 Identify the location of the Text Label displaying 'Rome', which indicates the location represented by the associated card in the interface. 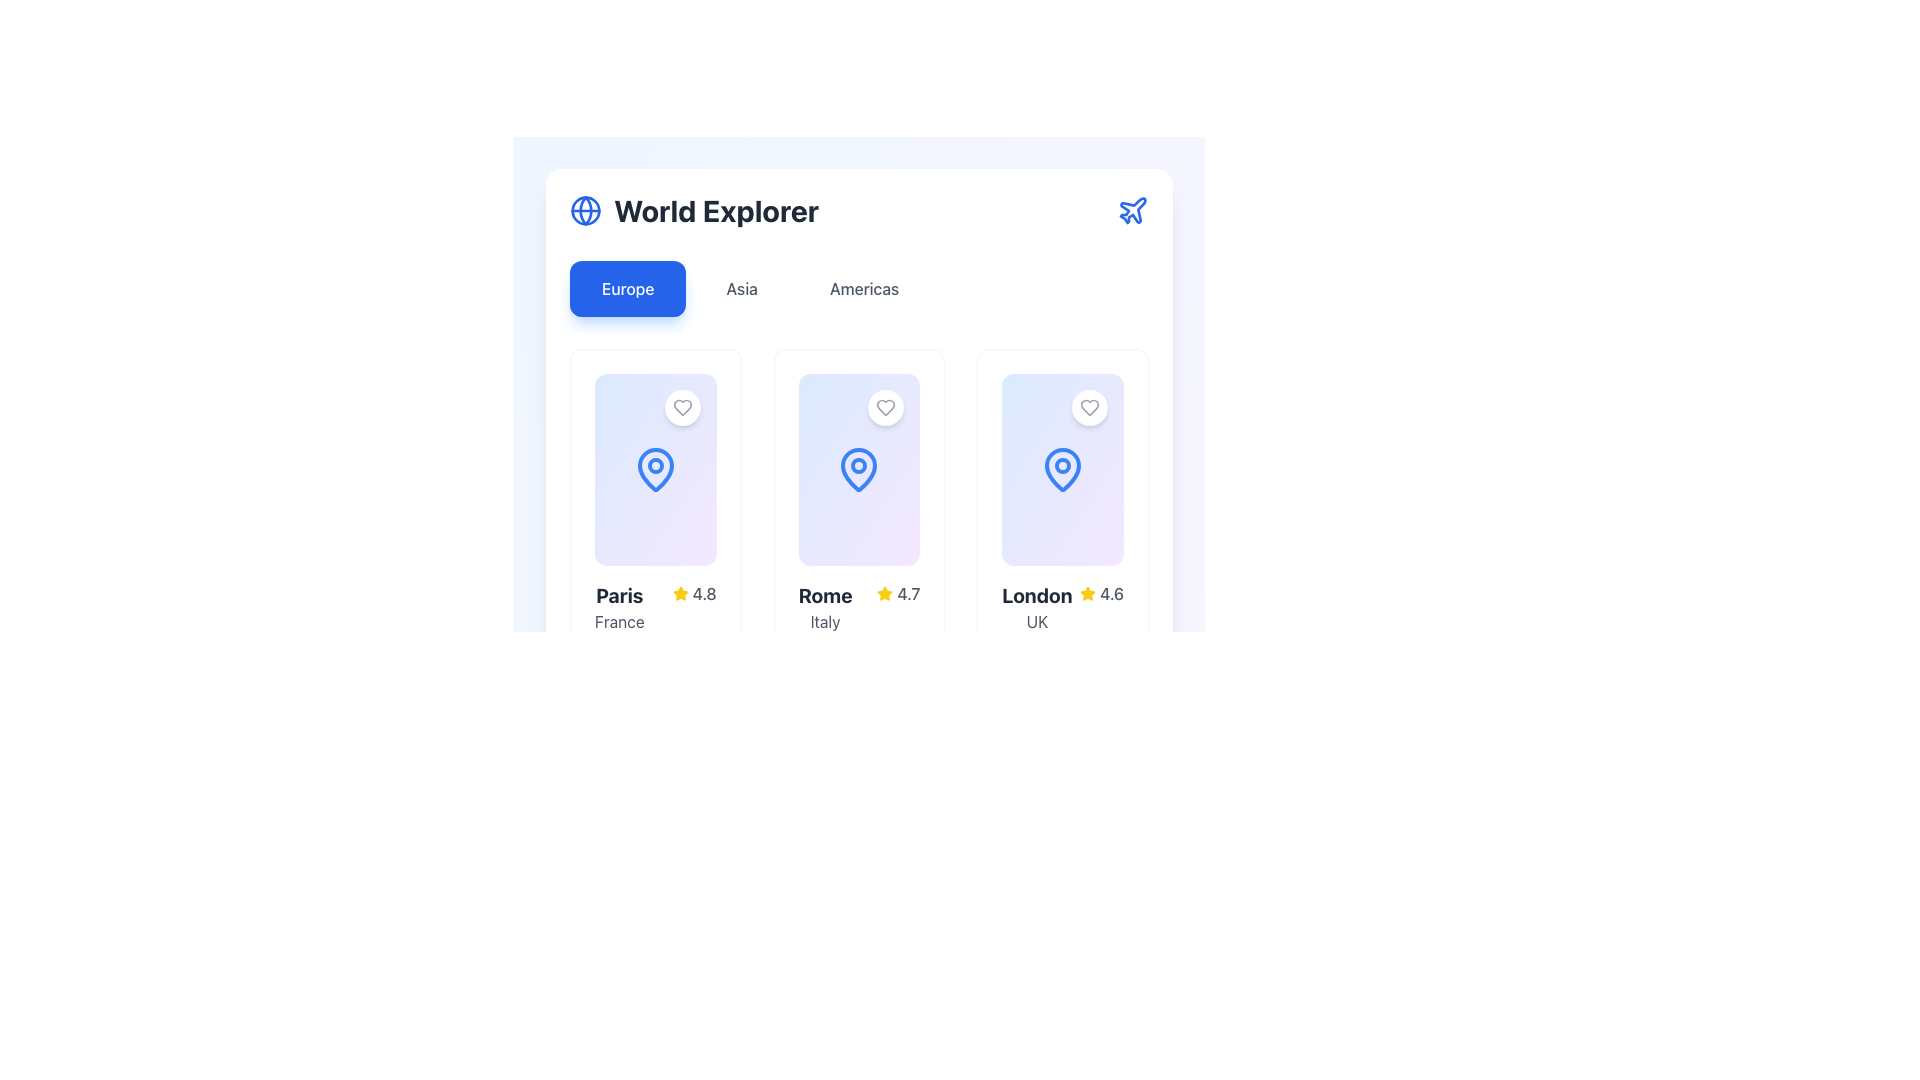
(825, 595).